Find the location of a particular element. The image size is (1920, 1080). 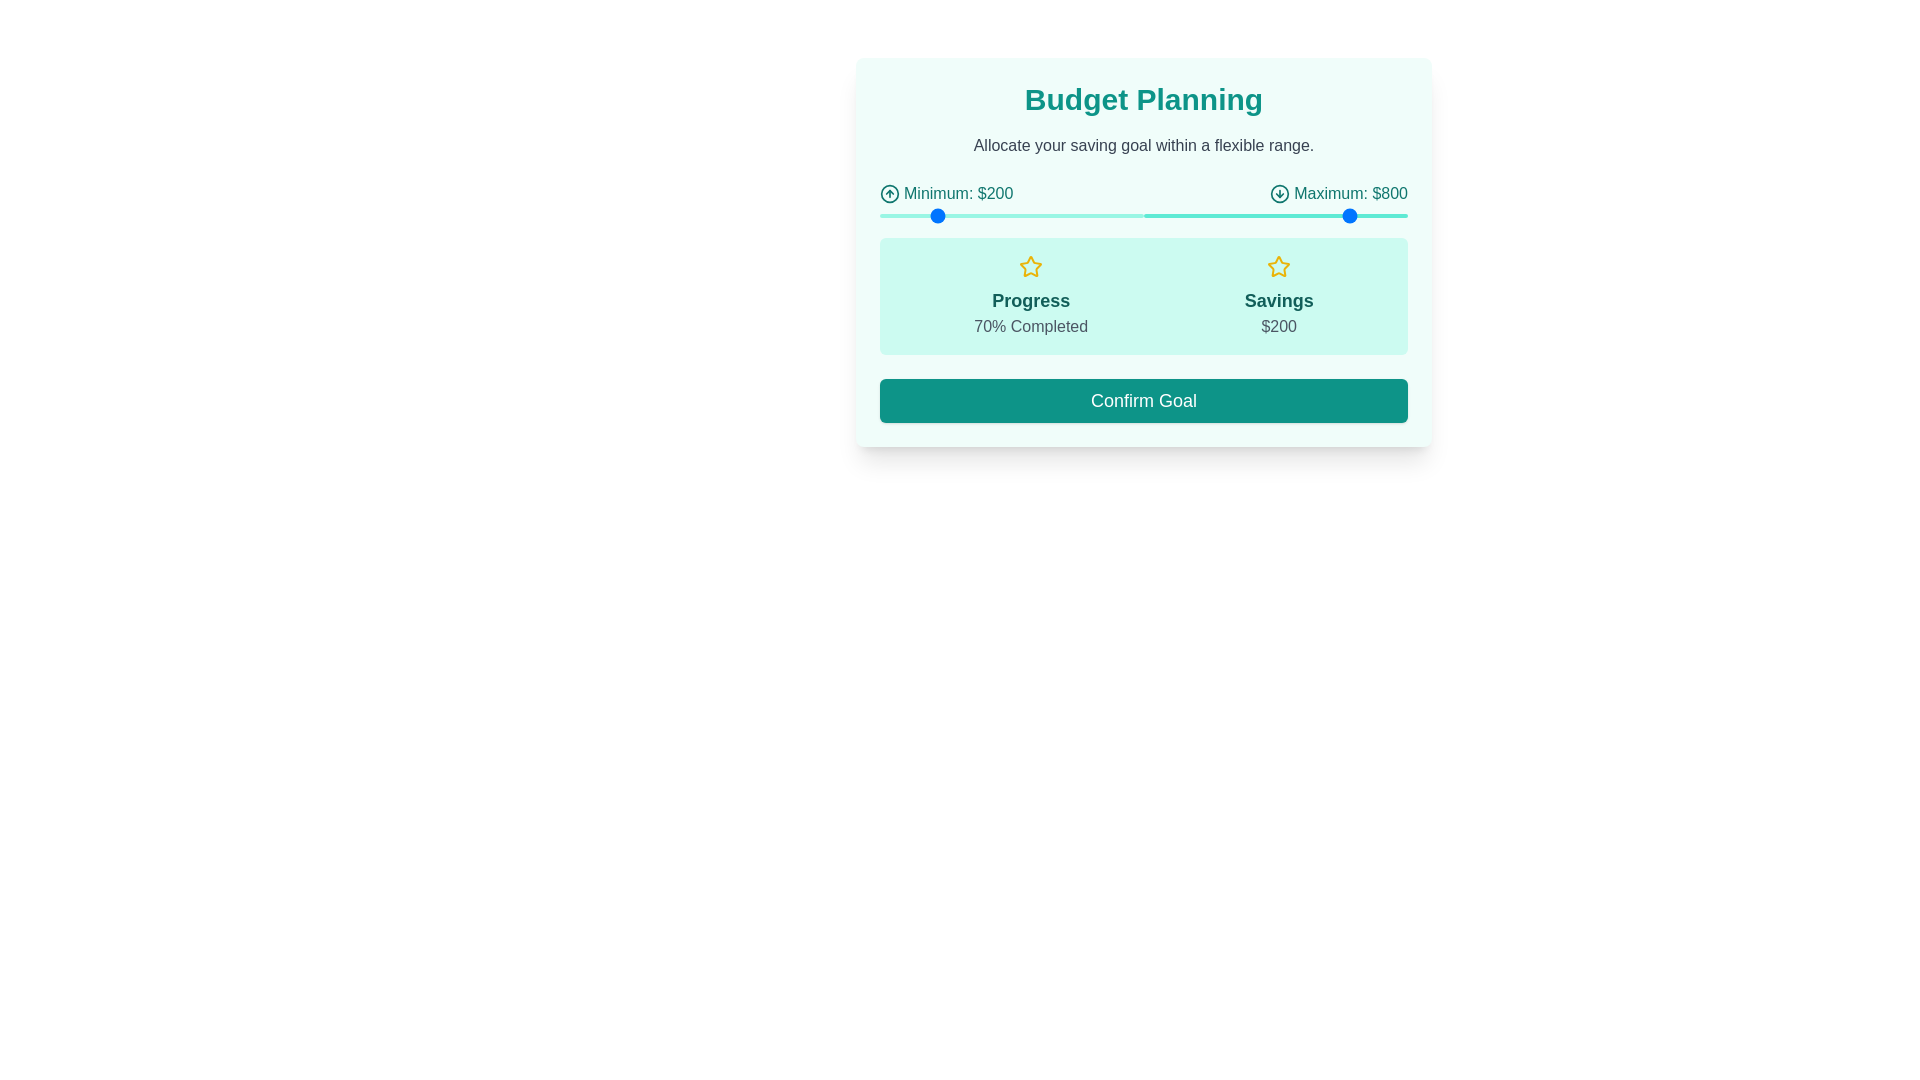

the slider value is located at coordinates (915, 216).